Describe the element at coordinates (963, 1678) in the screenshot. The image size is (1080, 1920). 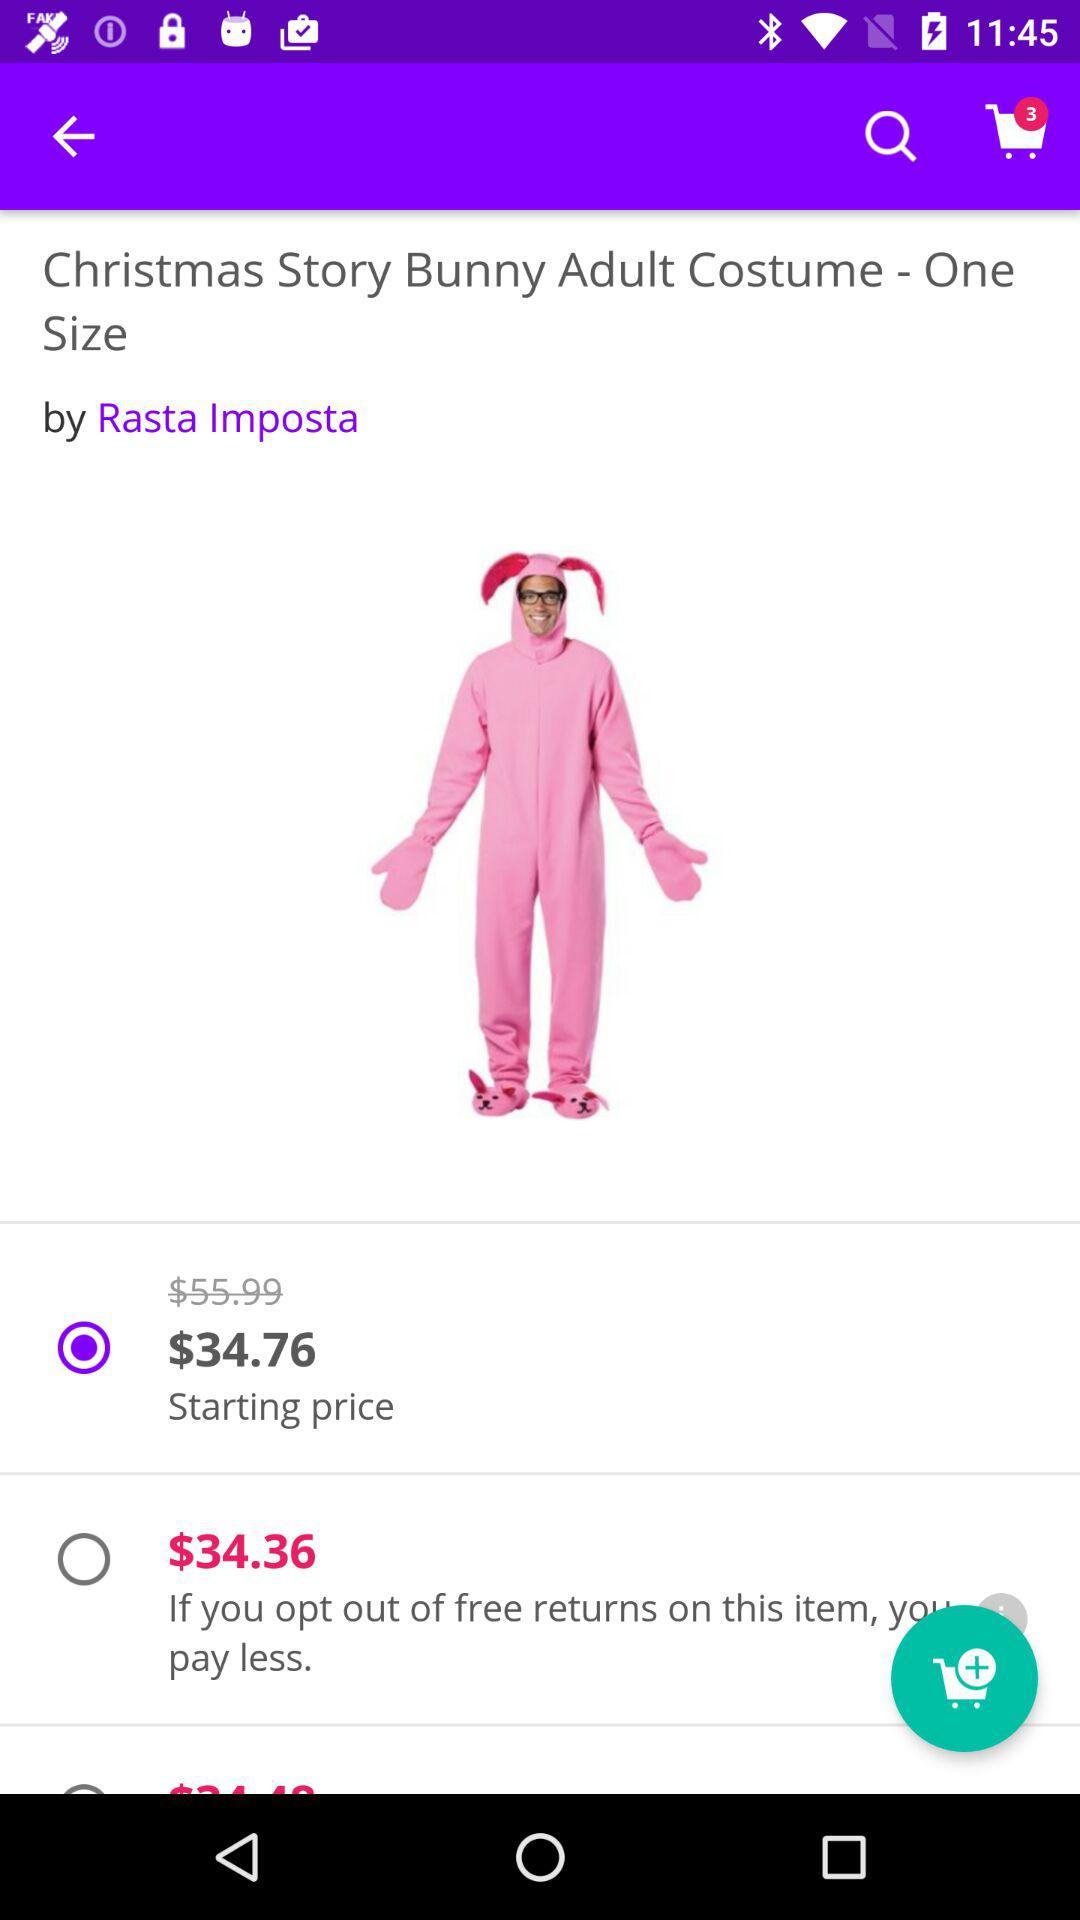
I see `to cart` at that location.